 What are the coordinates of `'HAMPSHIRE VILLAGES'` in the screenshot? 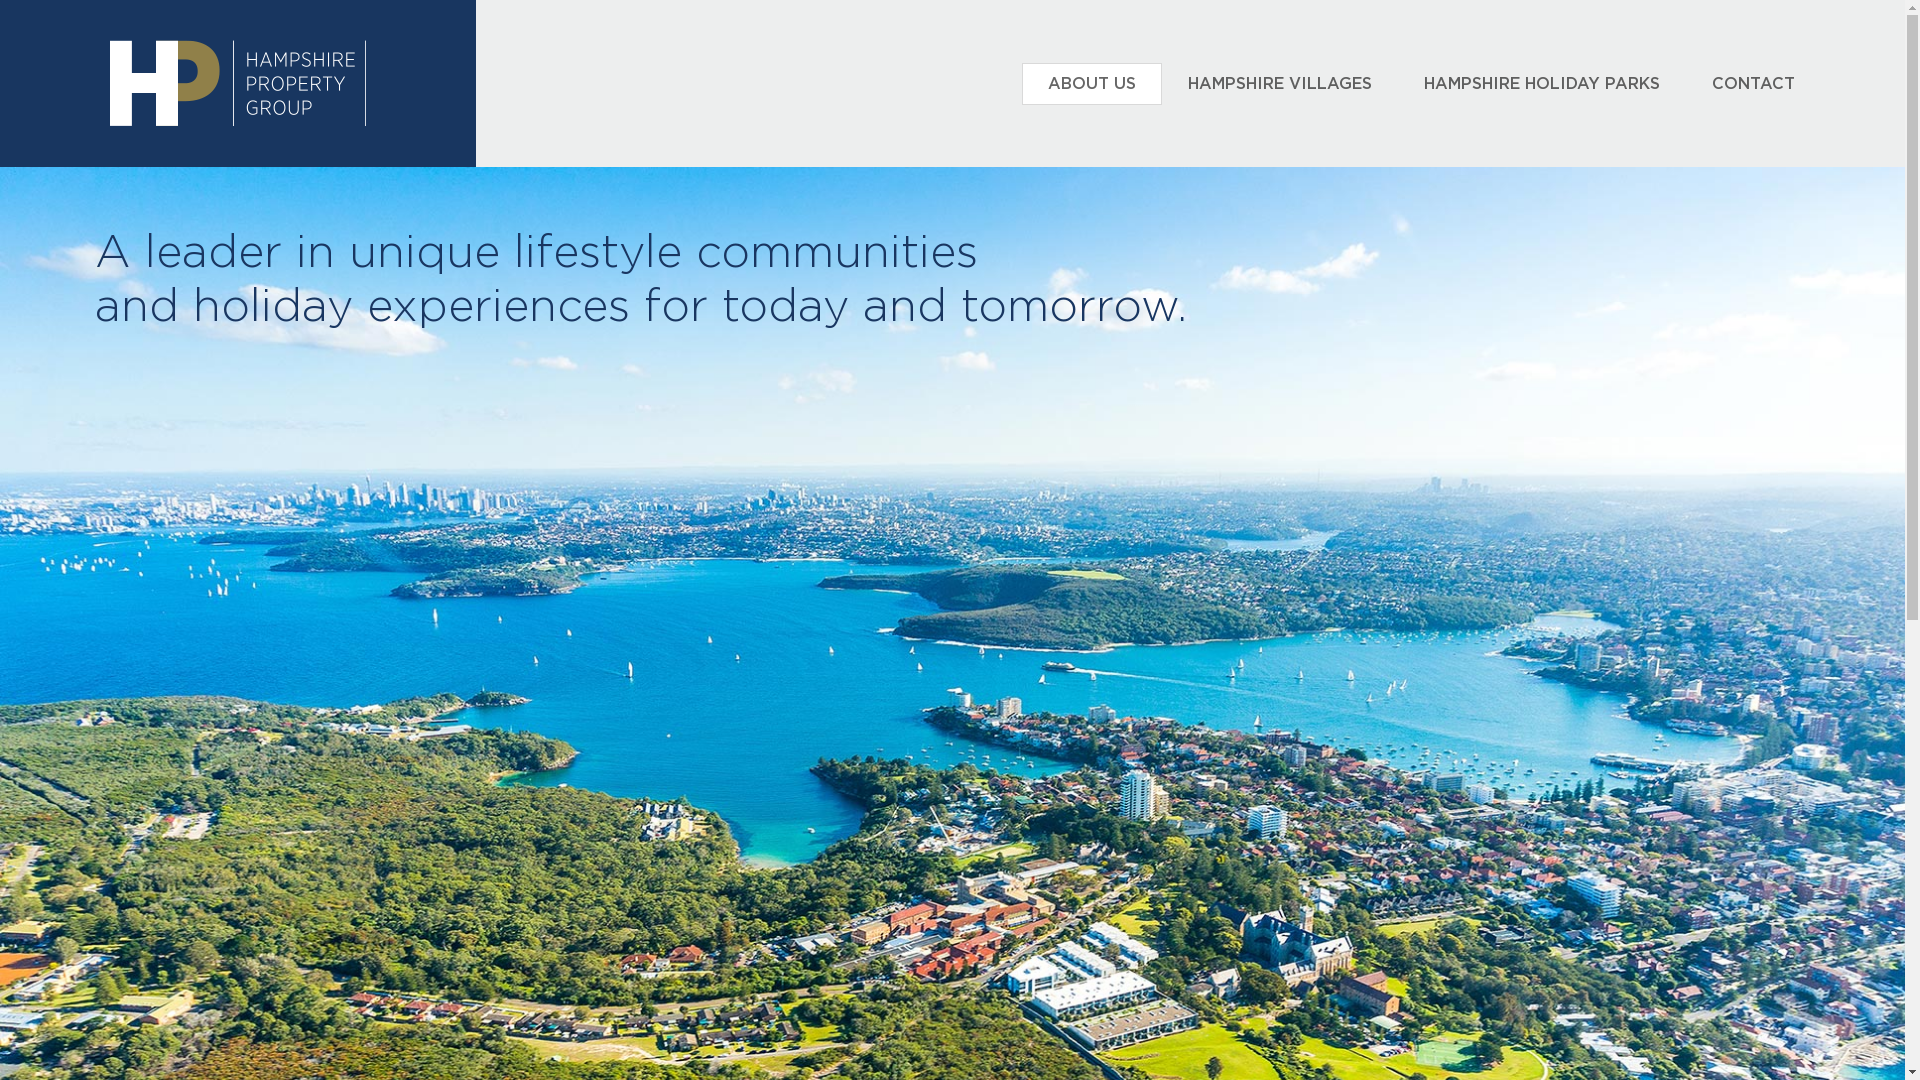 It's located at (1280, 83).